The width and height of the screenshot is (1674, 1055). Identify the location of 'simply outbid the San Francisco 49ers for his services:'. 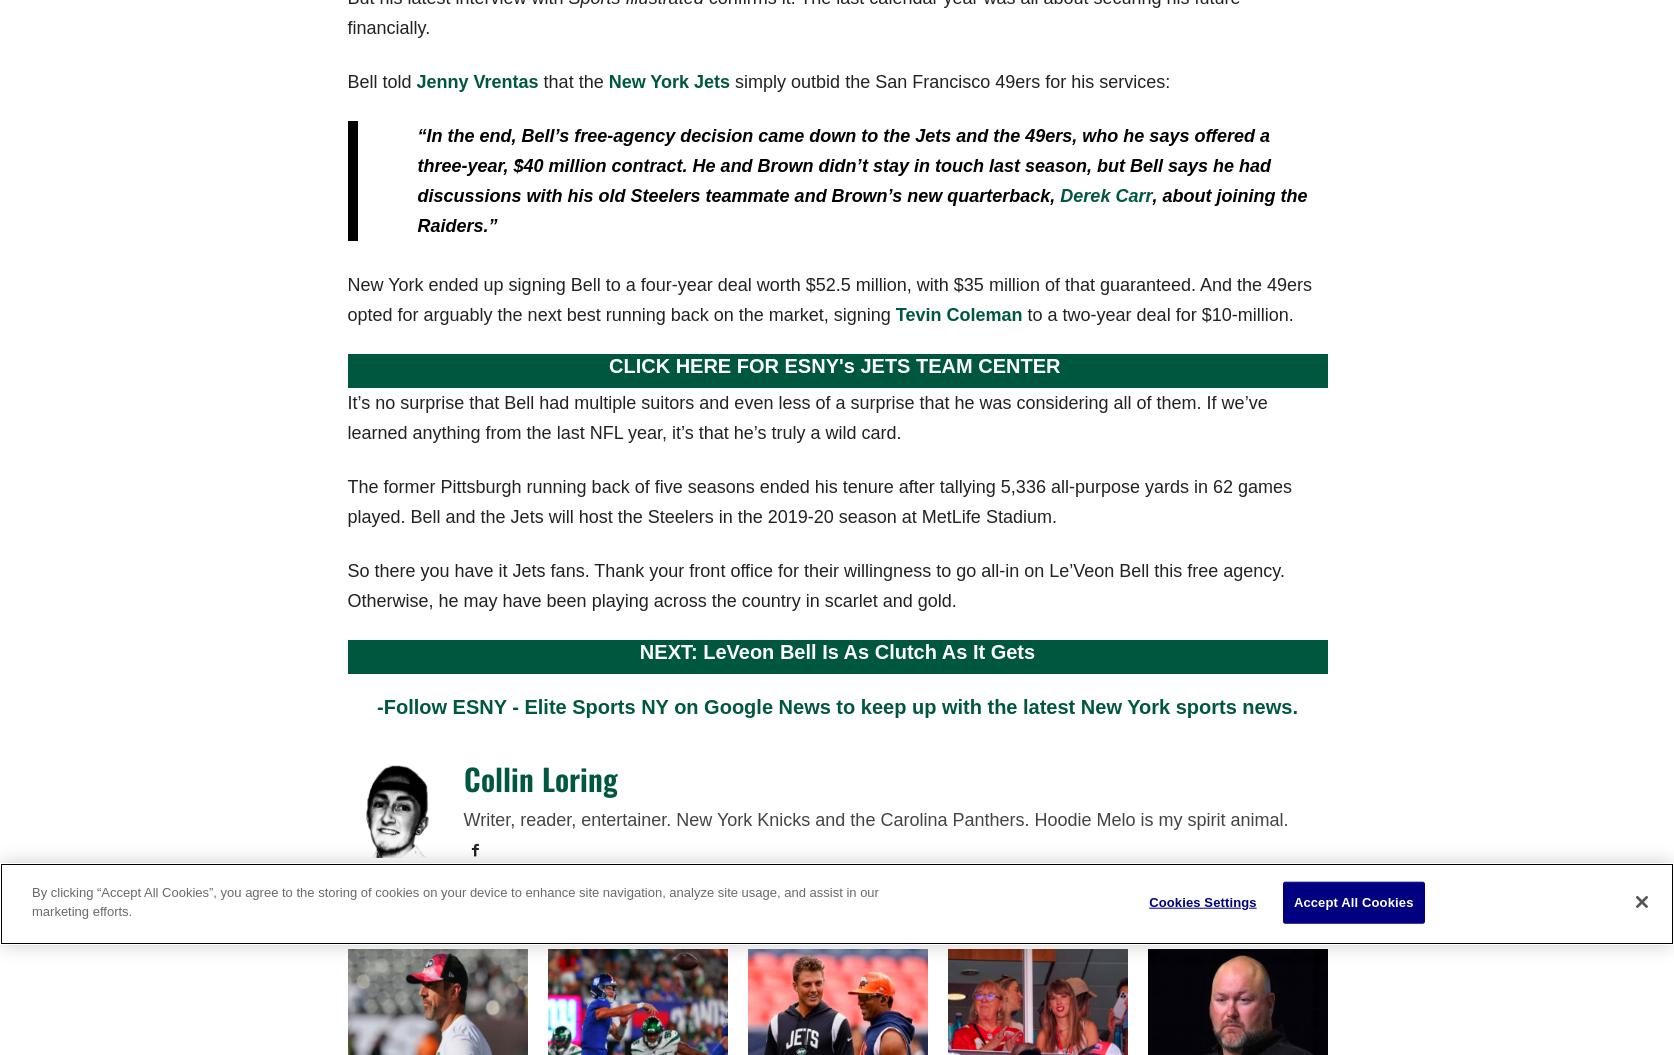
(949, 80).